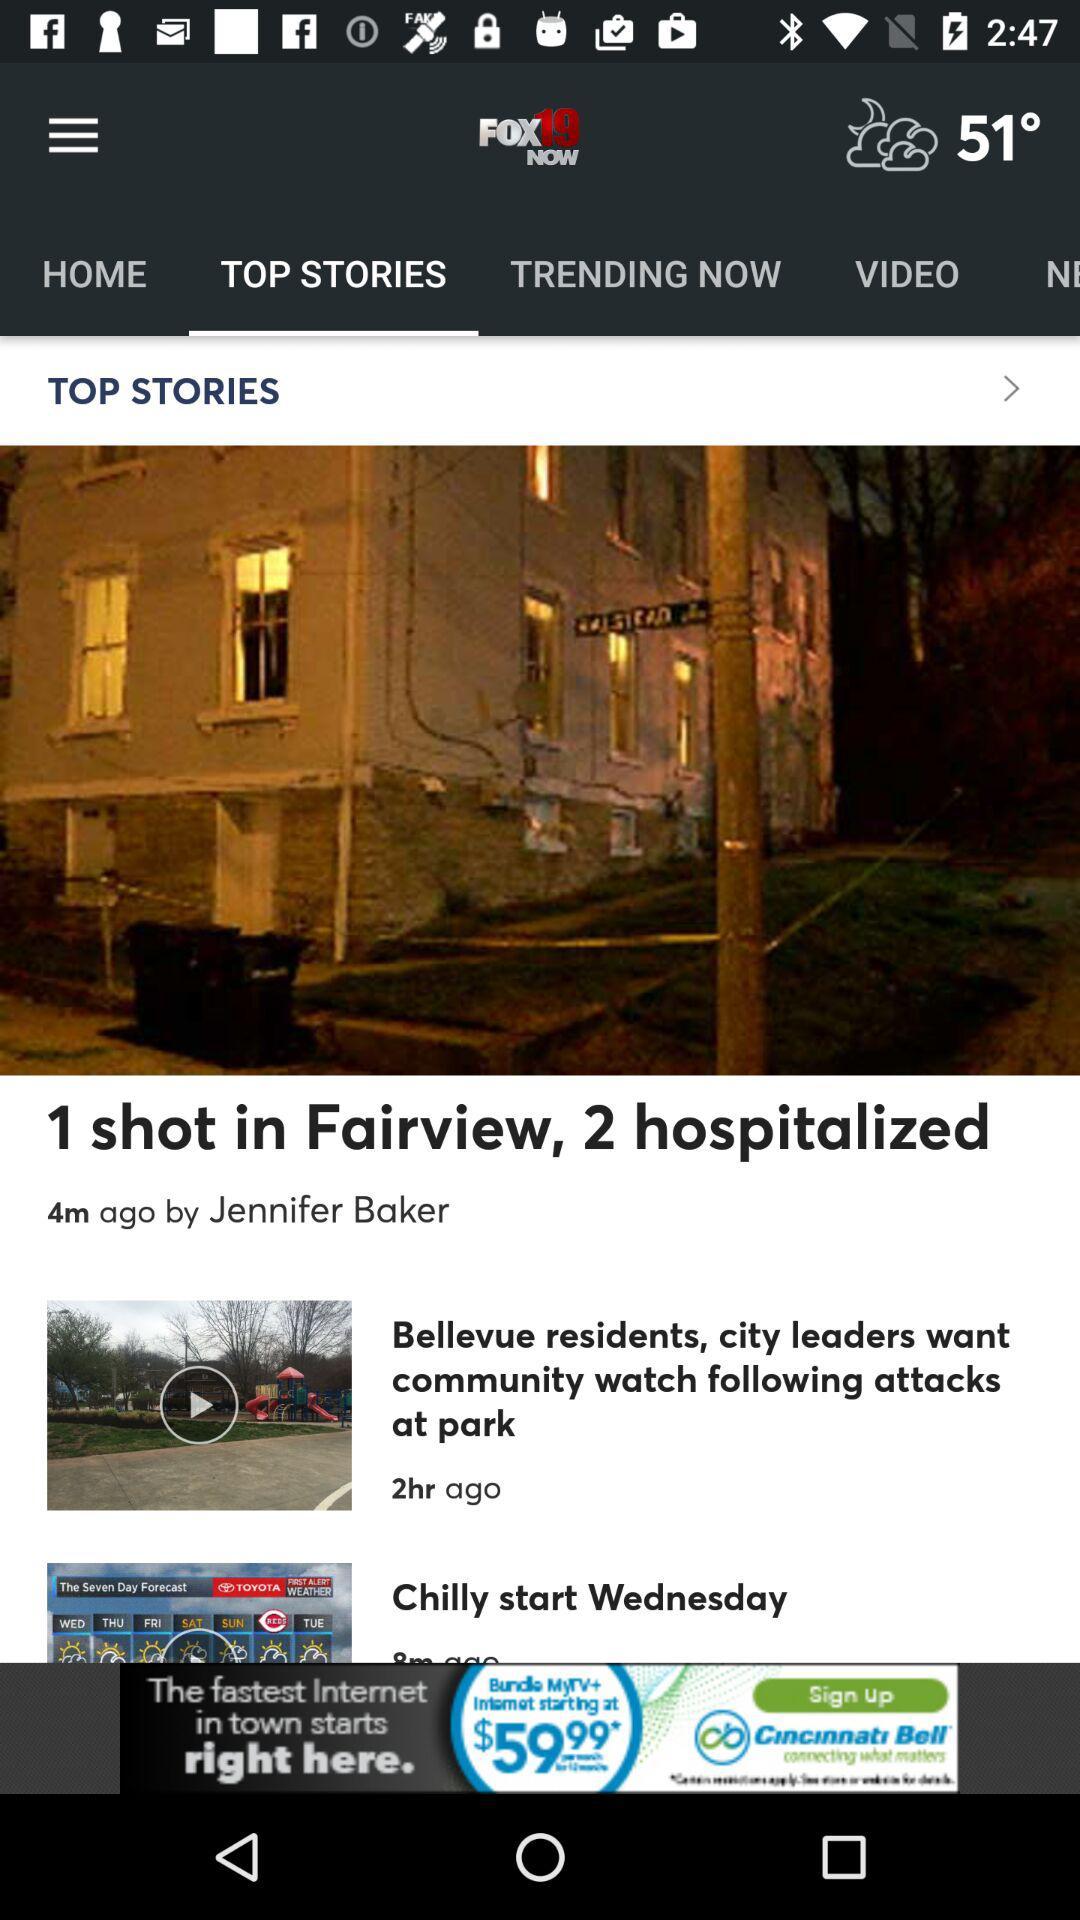  I want to click on check weather, so click(891, 135).